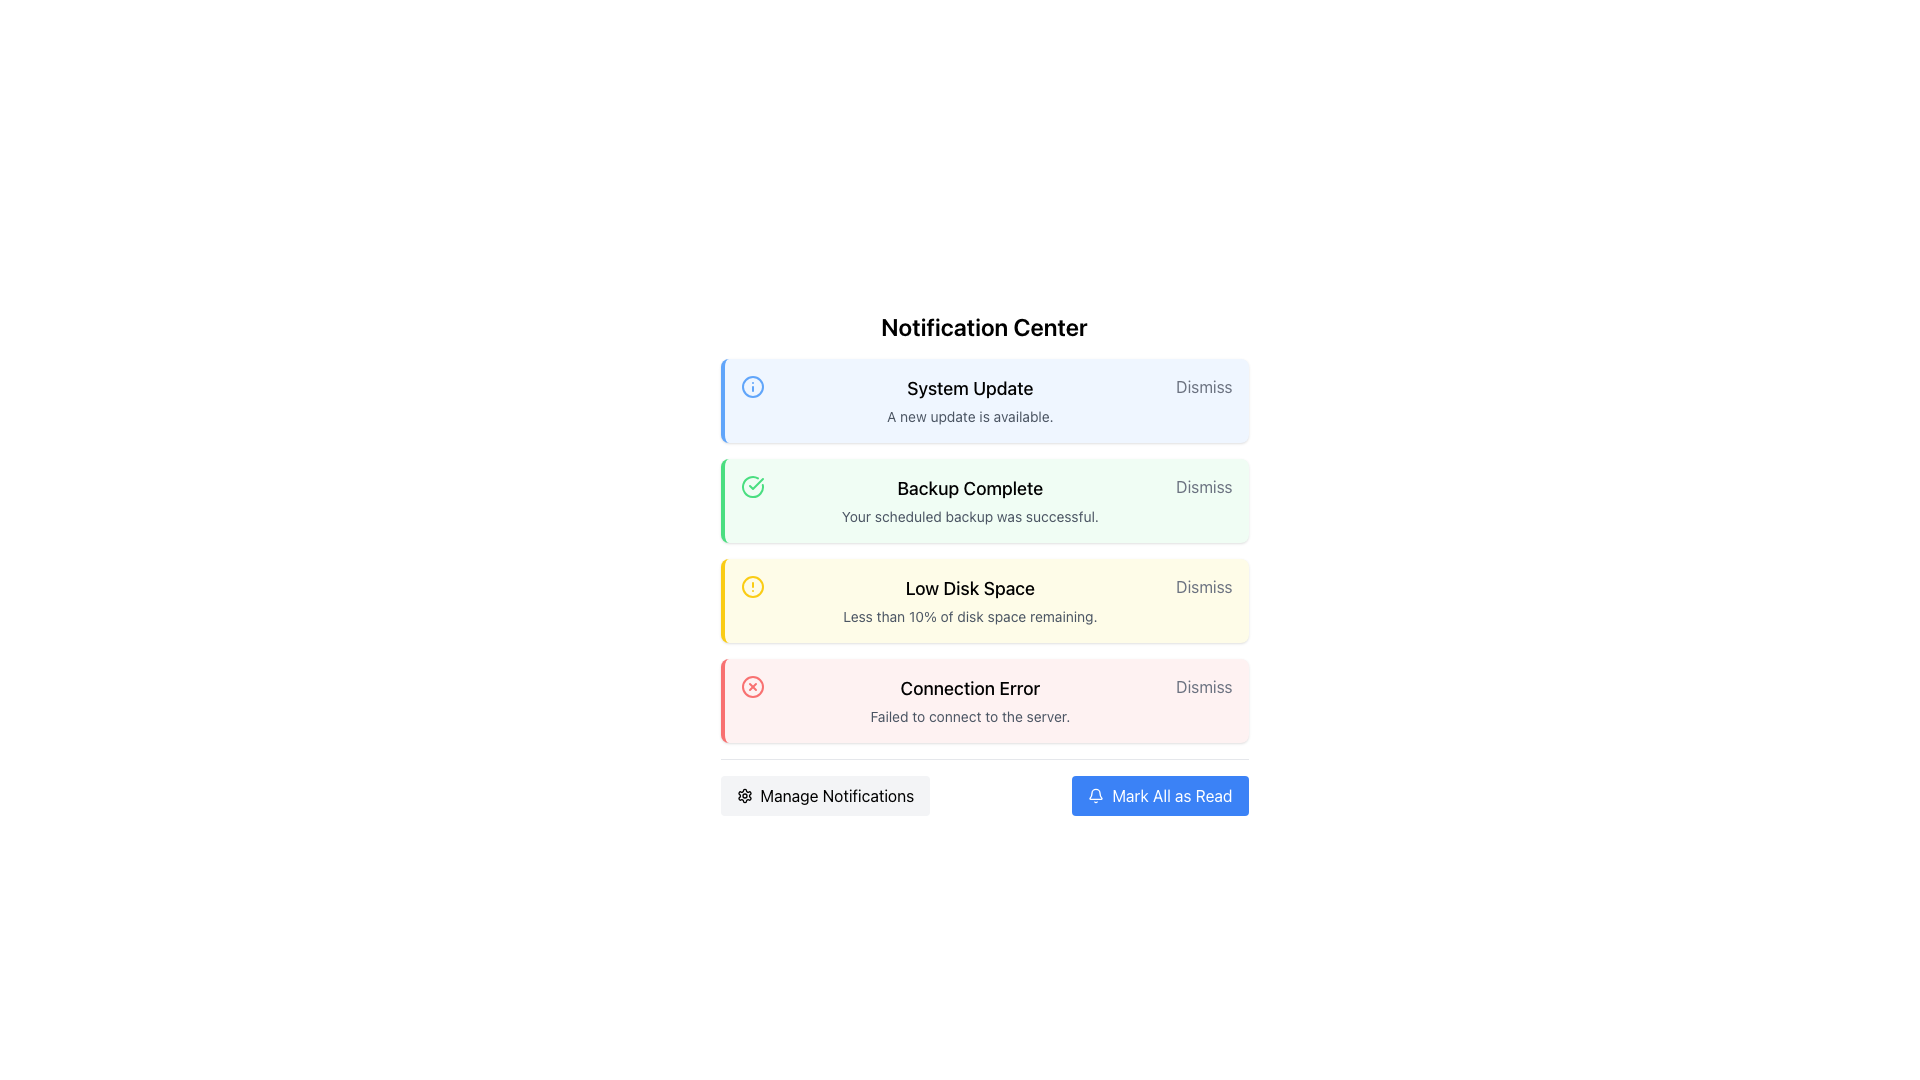 Image resolution: width=1920 pixels, height=1080 pixels. What do you see at coordinates (984, 600) in the screenshot?
I see `message from the Notification box alerting about low disk space, which is the third notification in the stack under 'Notification Center'` at bounding box center [984, 600].